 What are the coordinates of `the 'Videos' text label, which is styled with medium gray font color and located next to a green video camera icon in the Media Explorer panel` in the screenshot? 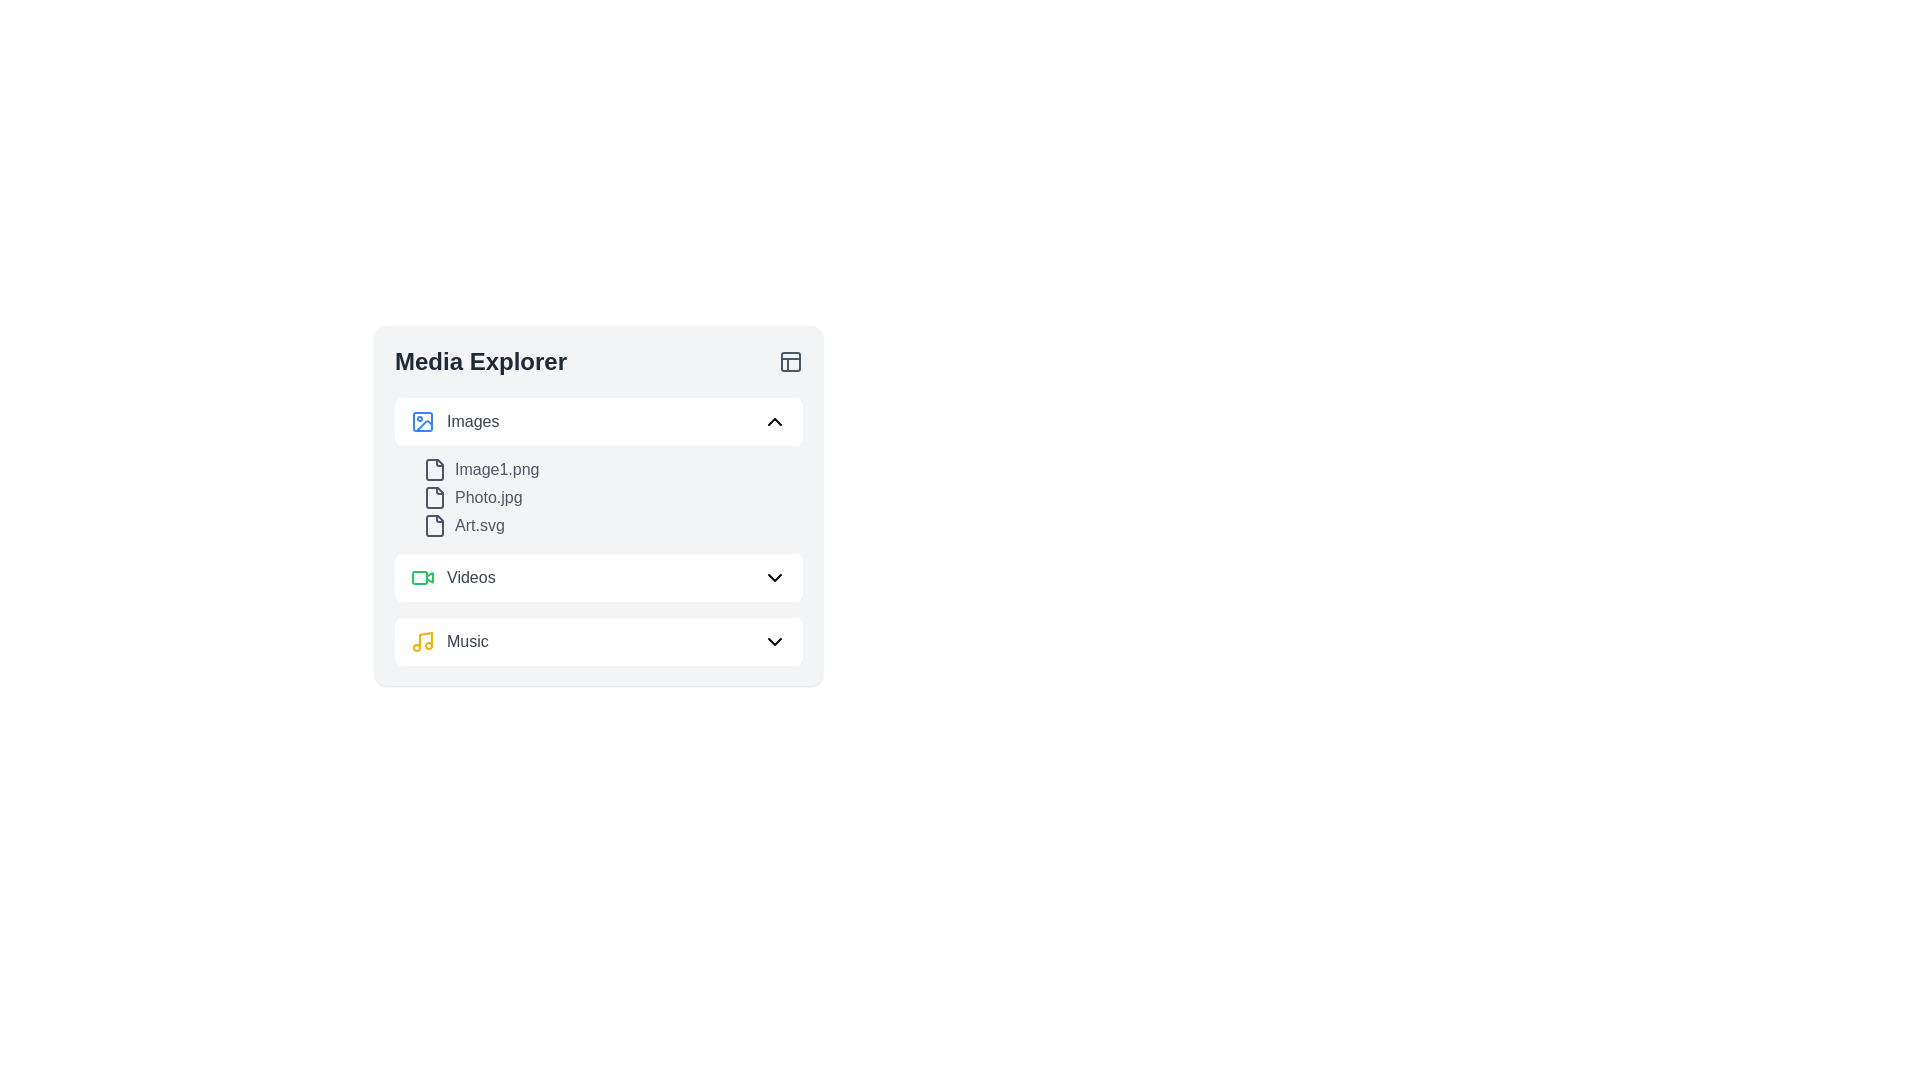 It's located at (452, 578).